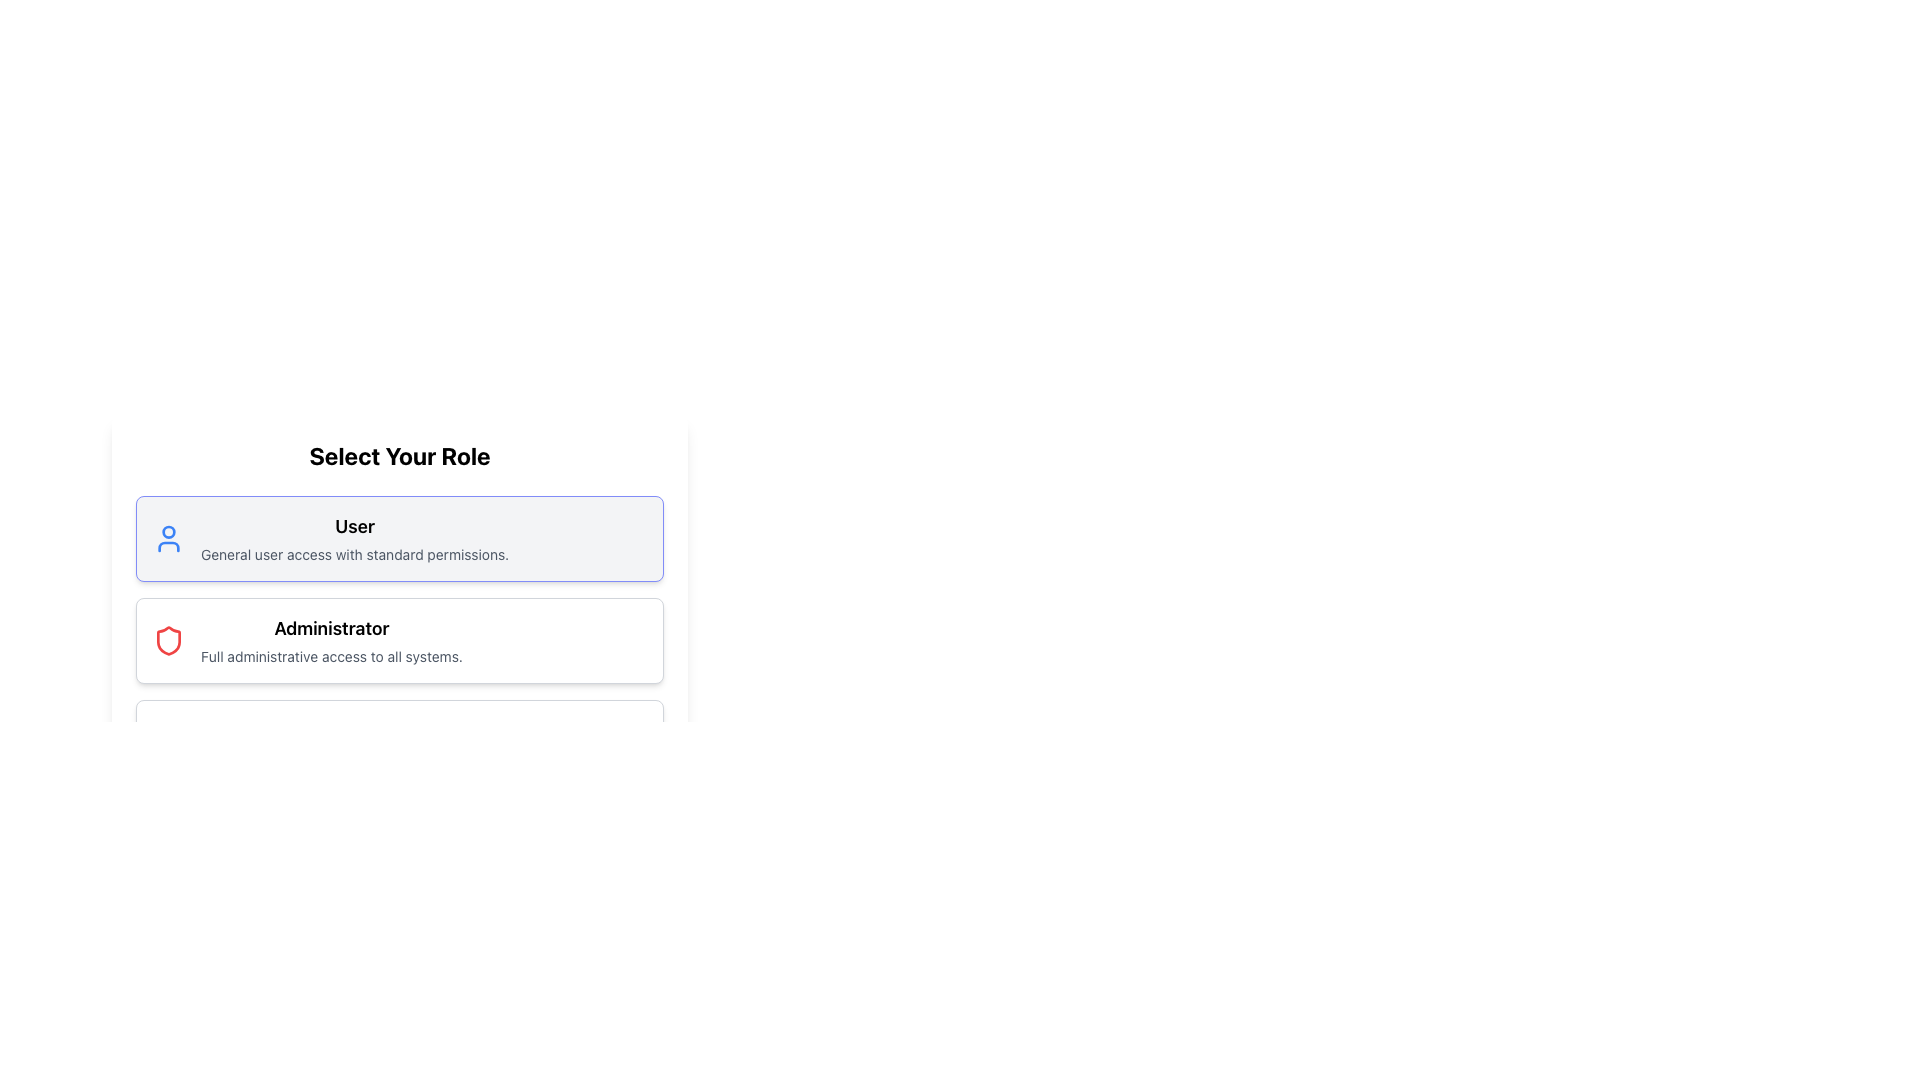  I want to click on the administrator role icon, which symbolizes protection or security, located within the 'Administrator' button in the role selection list, so click(168, 640).